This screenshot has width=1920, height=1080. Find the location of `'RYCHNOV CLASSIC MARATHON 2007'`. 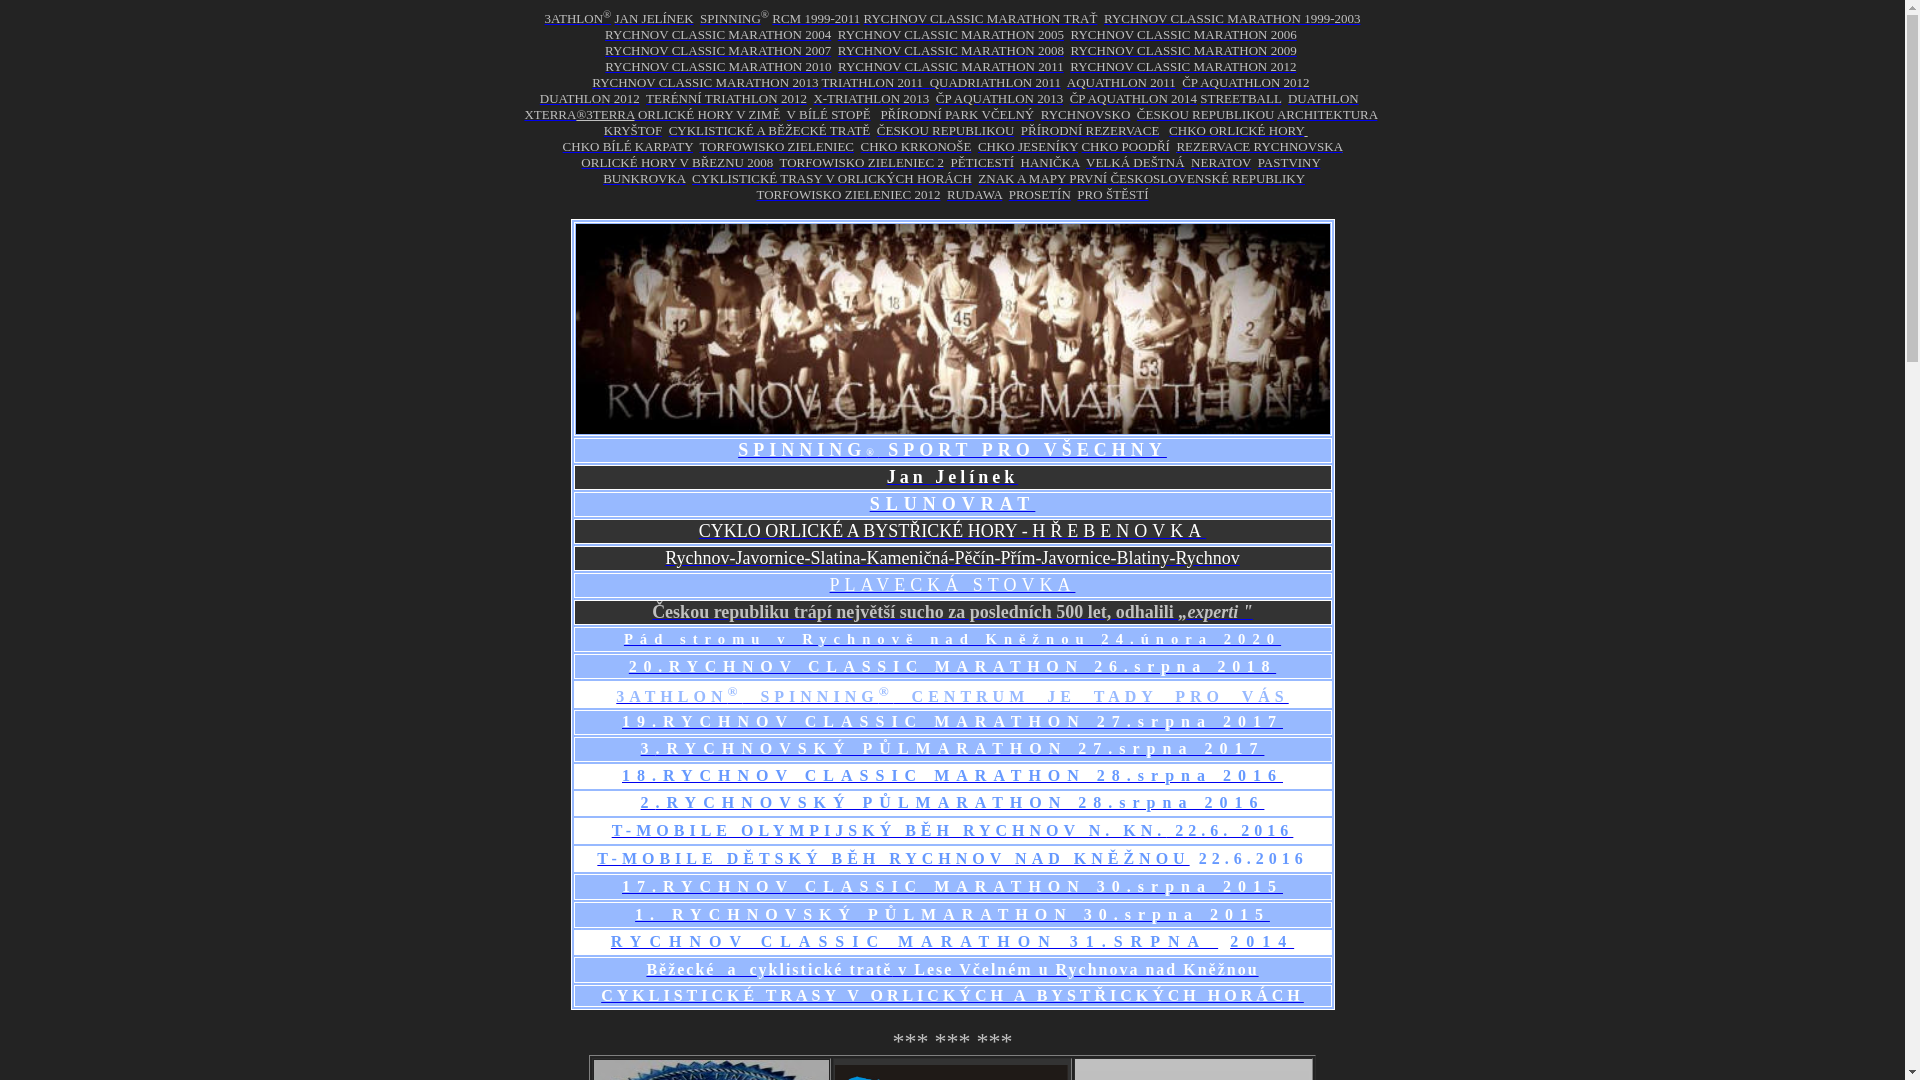

'RYCHNOV CLASSIC MARATHON 2007' is located at coordinates (718, 49).